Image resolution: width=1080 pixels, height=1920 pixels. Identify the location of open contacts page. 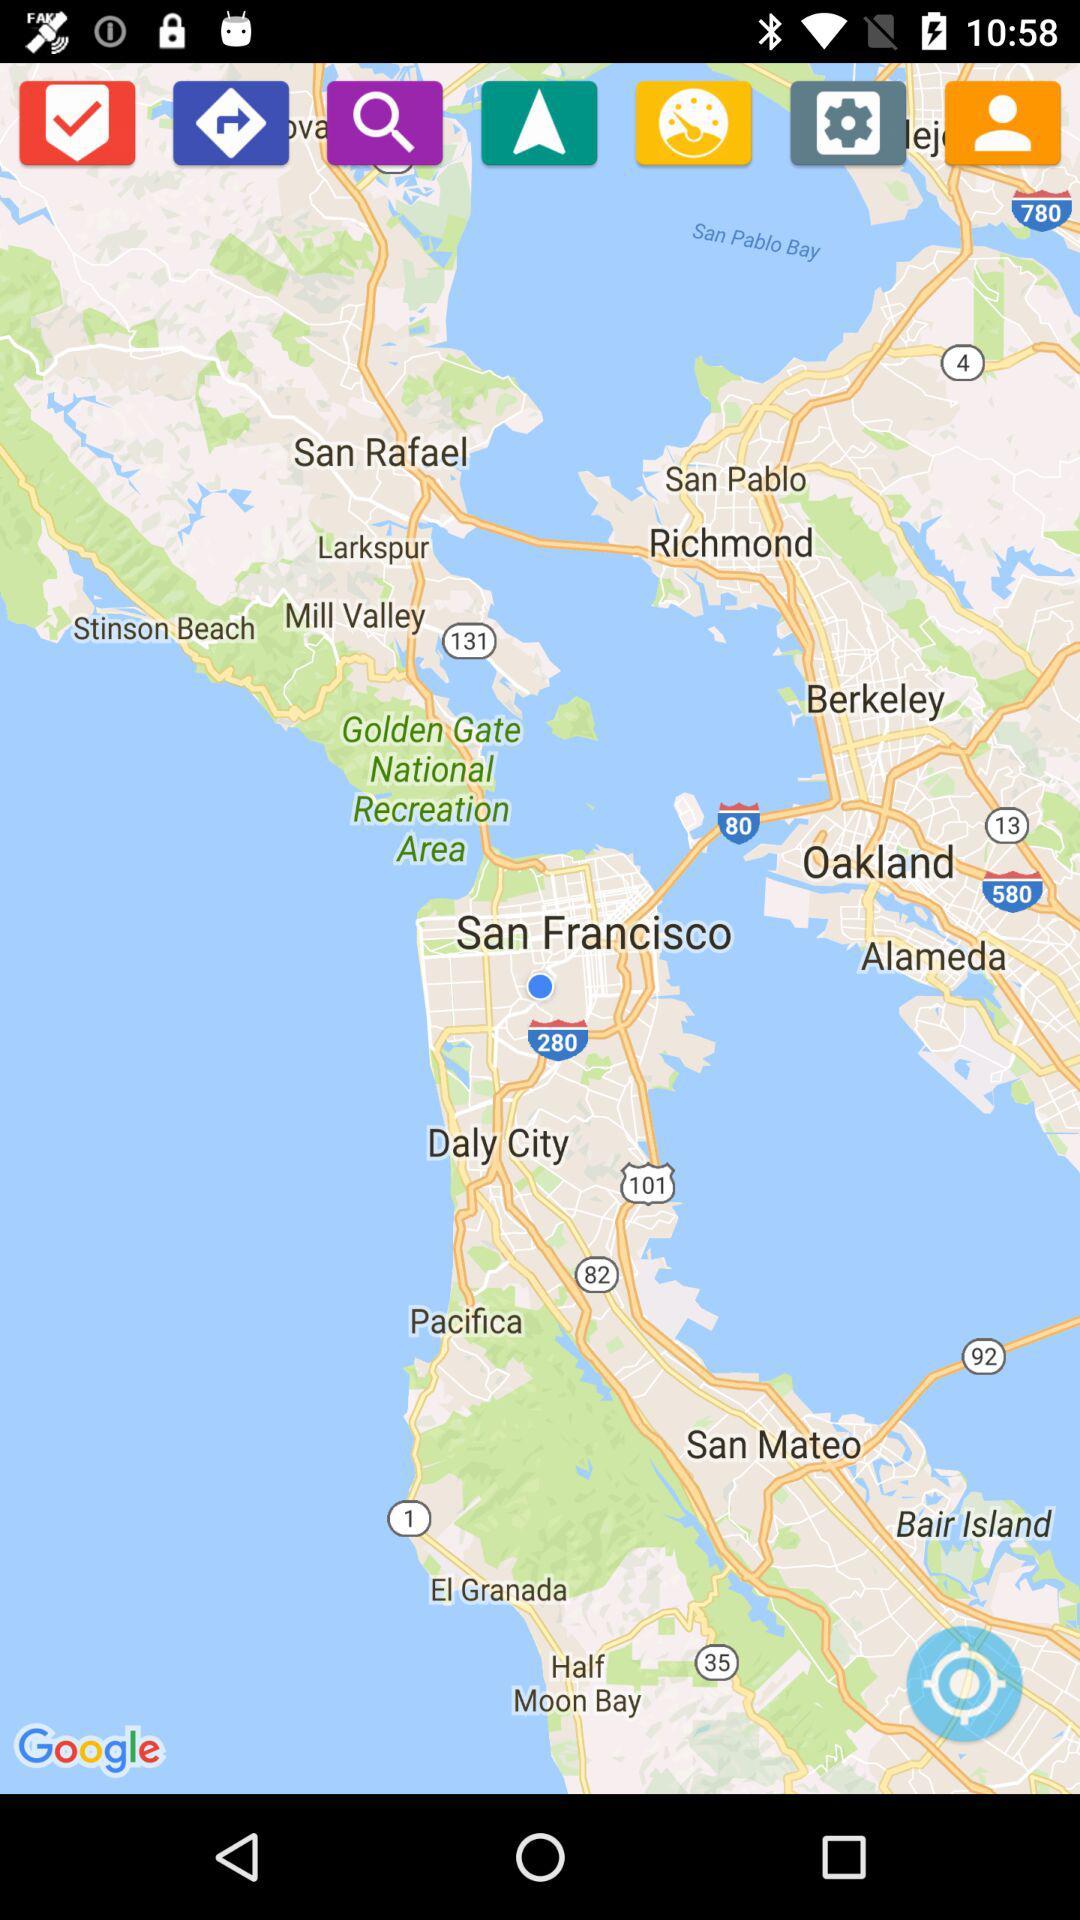
(1002, 121).